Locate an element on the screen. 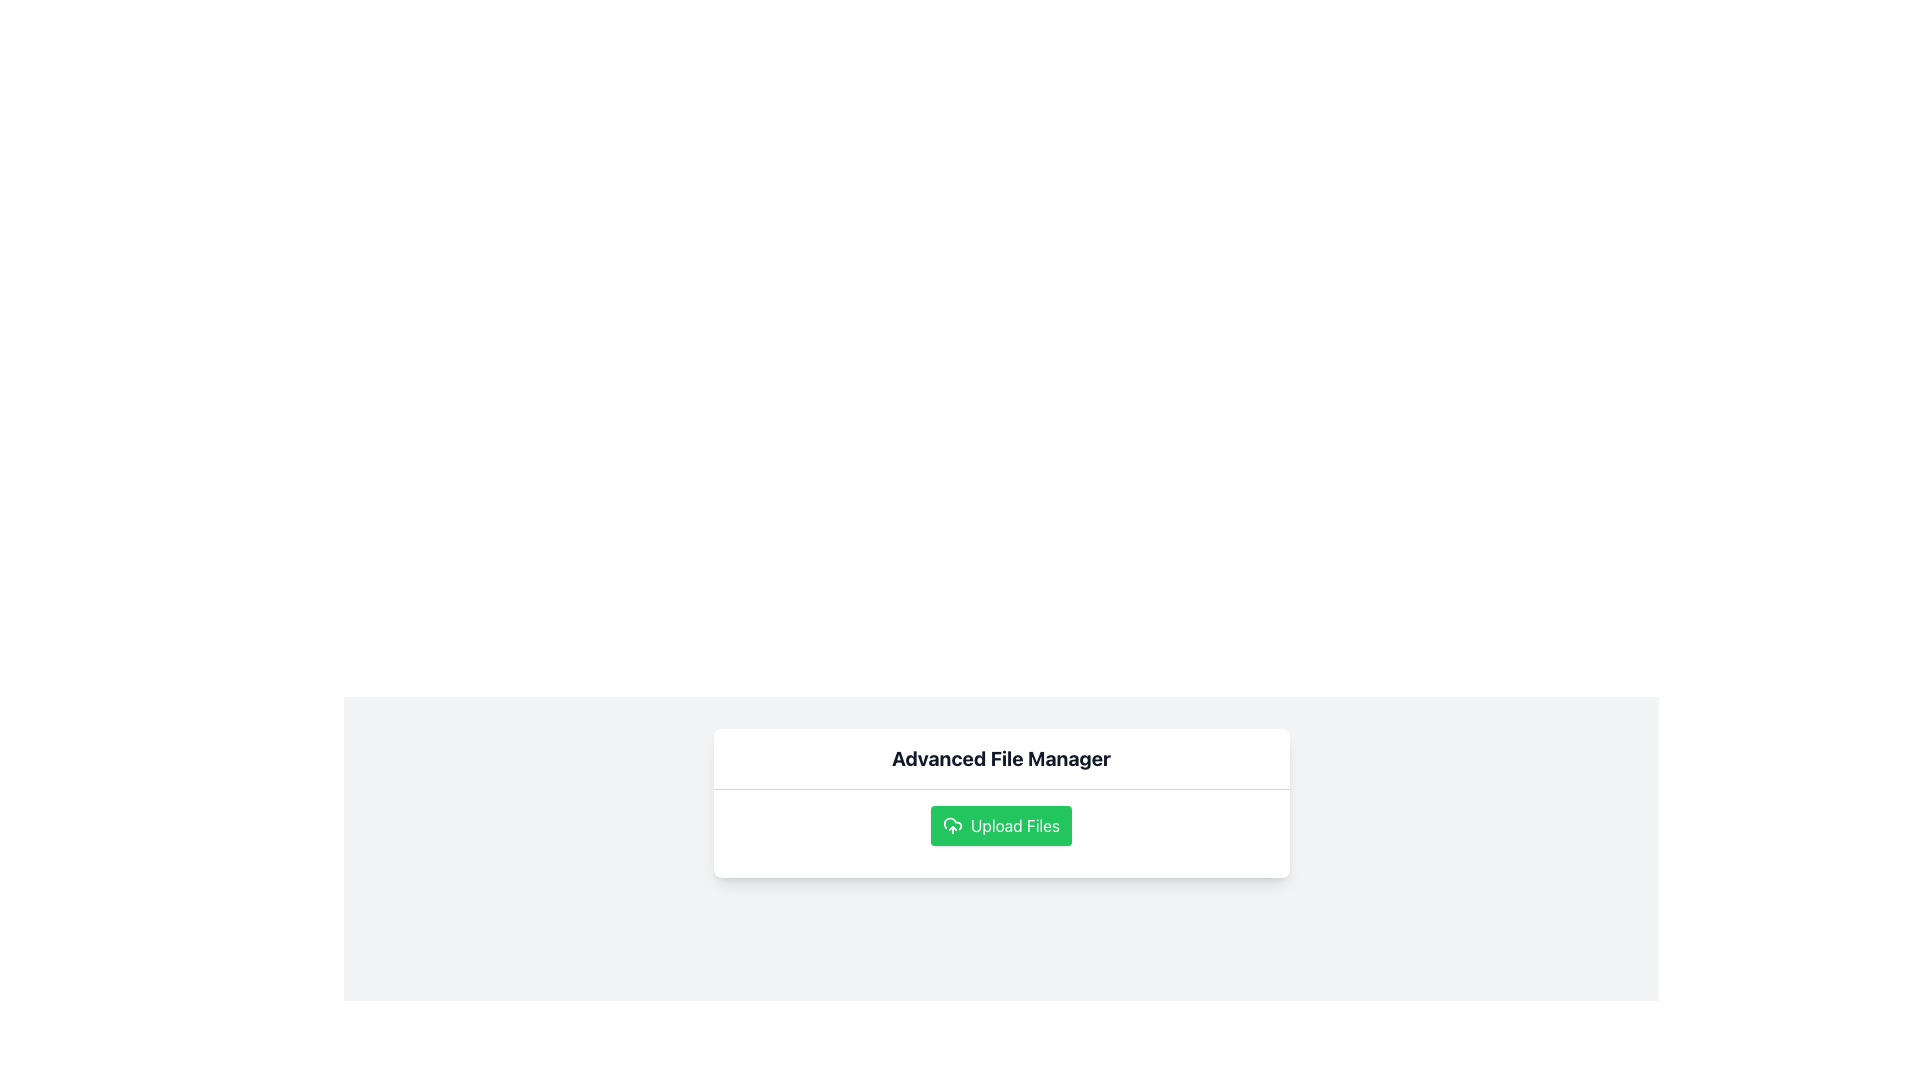 The width and height of the screenshot is (1920, 1080). the cloud icon with an upward arrow located within the green 'Upload Files' button is located at coordinates (951, 825).